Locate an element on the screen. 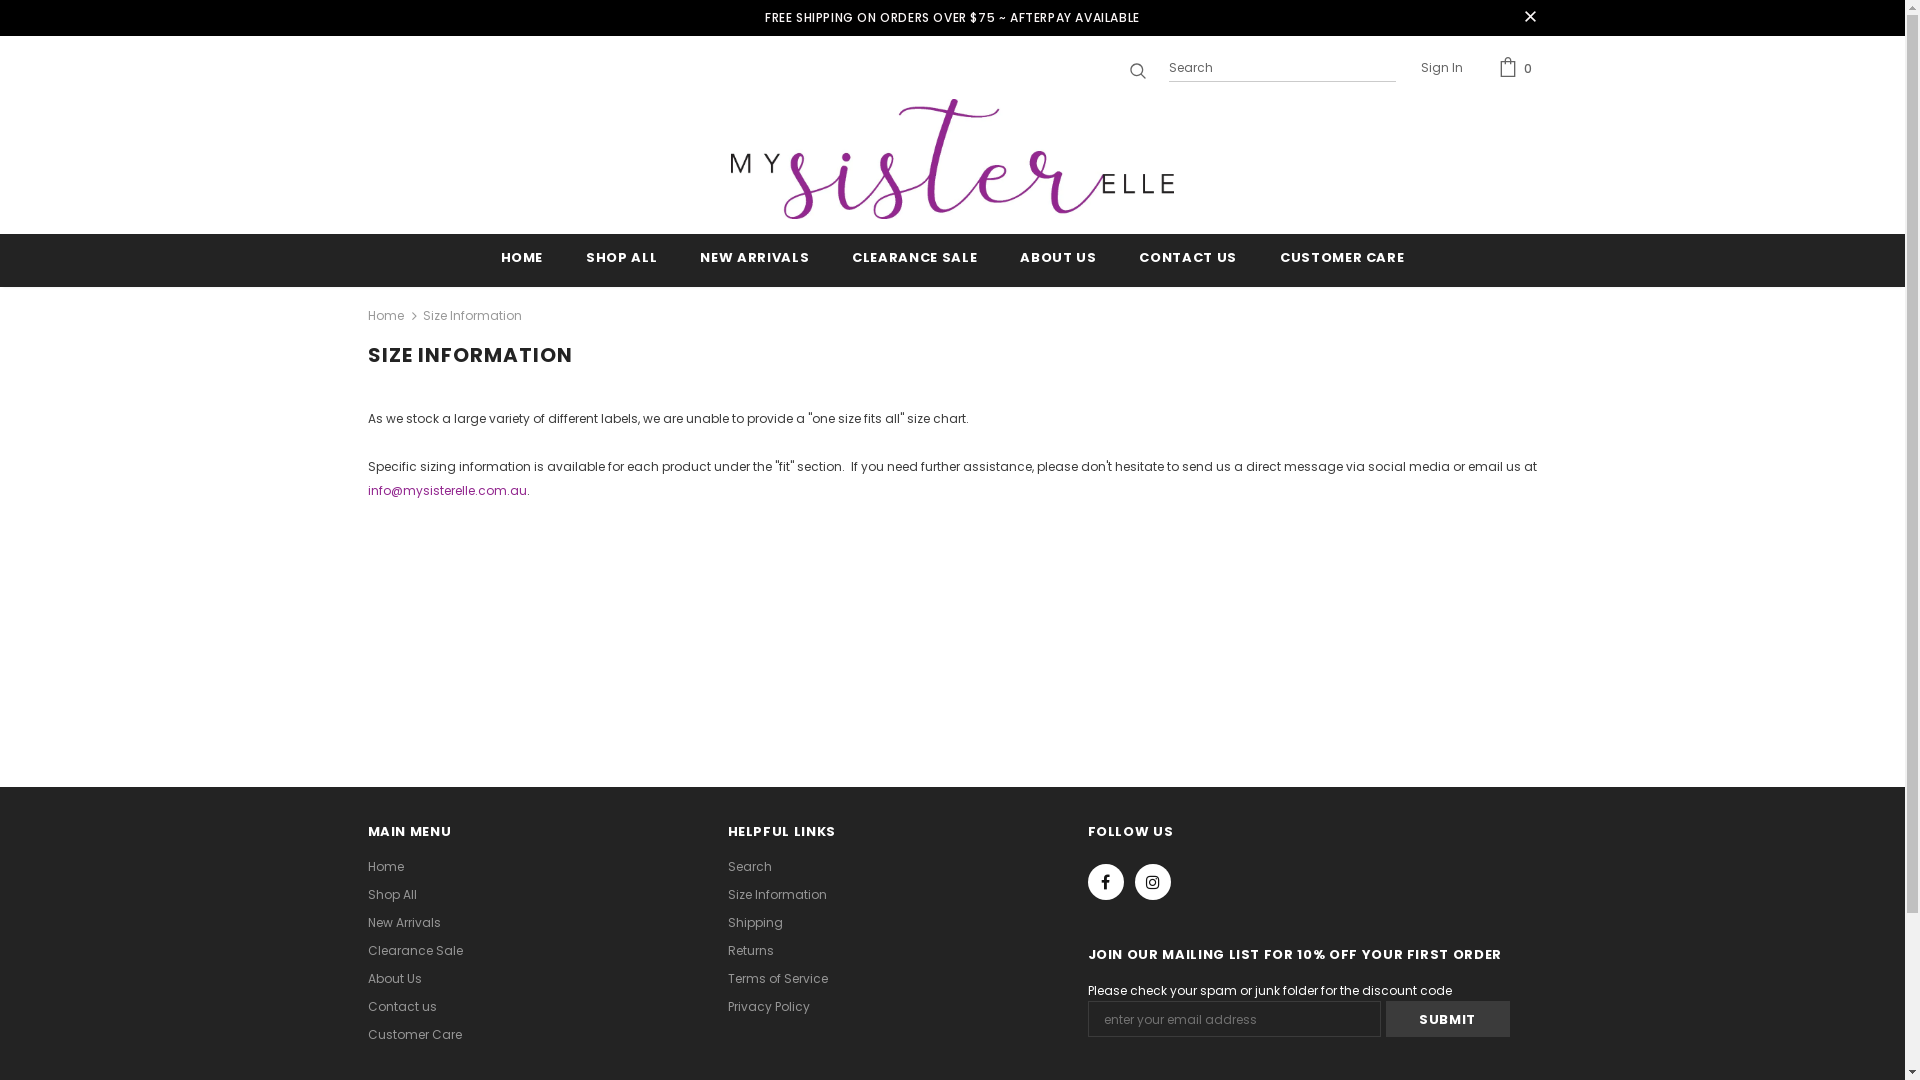  'CLEARANCE SALE' is located at coordinates (851, 259).